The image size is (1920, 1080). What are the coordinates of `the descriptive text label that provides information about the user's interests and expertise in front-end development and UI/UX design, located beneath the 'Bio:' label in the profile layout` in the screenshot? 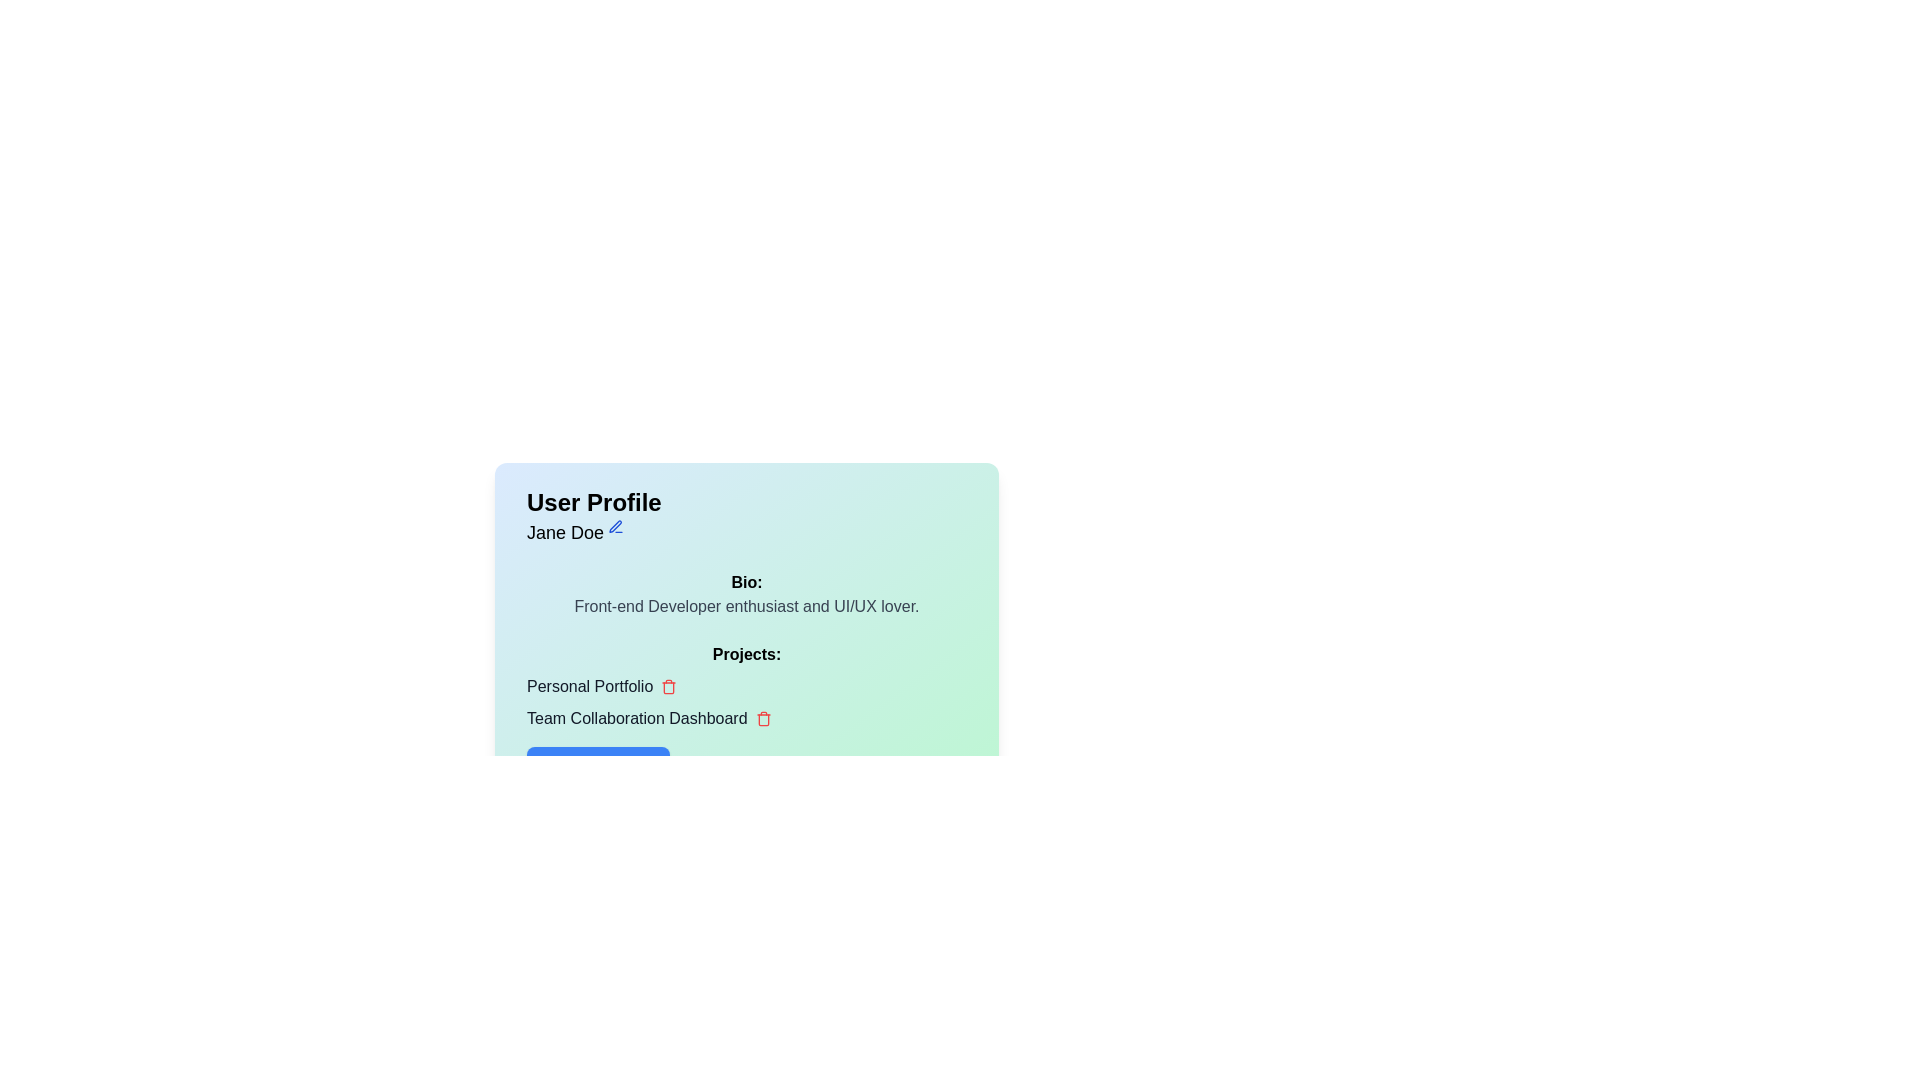 It's located at (746, 605).